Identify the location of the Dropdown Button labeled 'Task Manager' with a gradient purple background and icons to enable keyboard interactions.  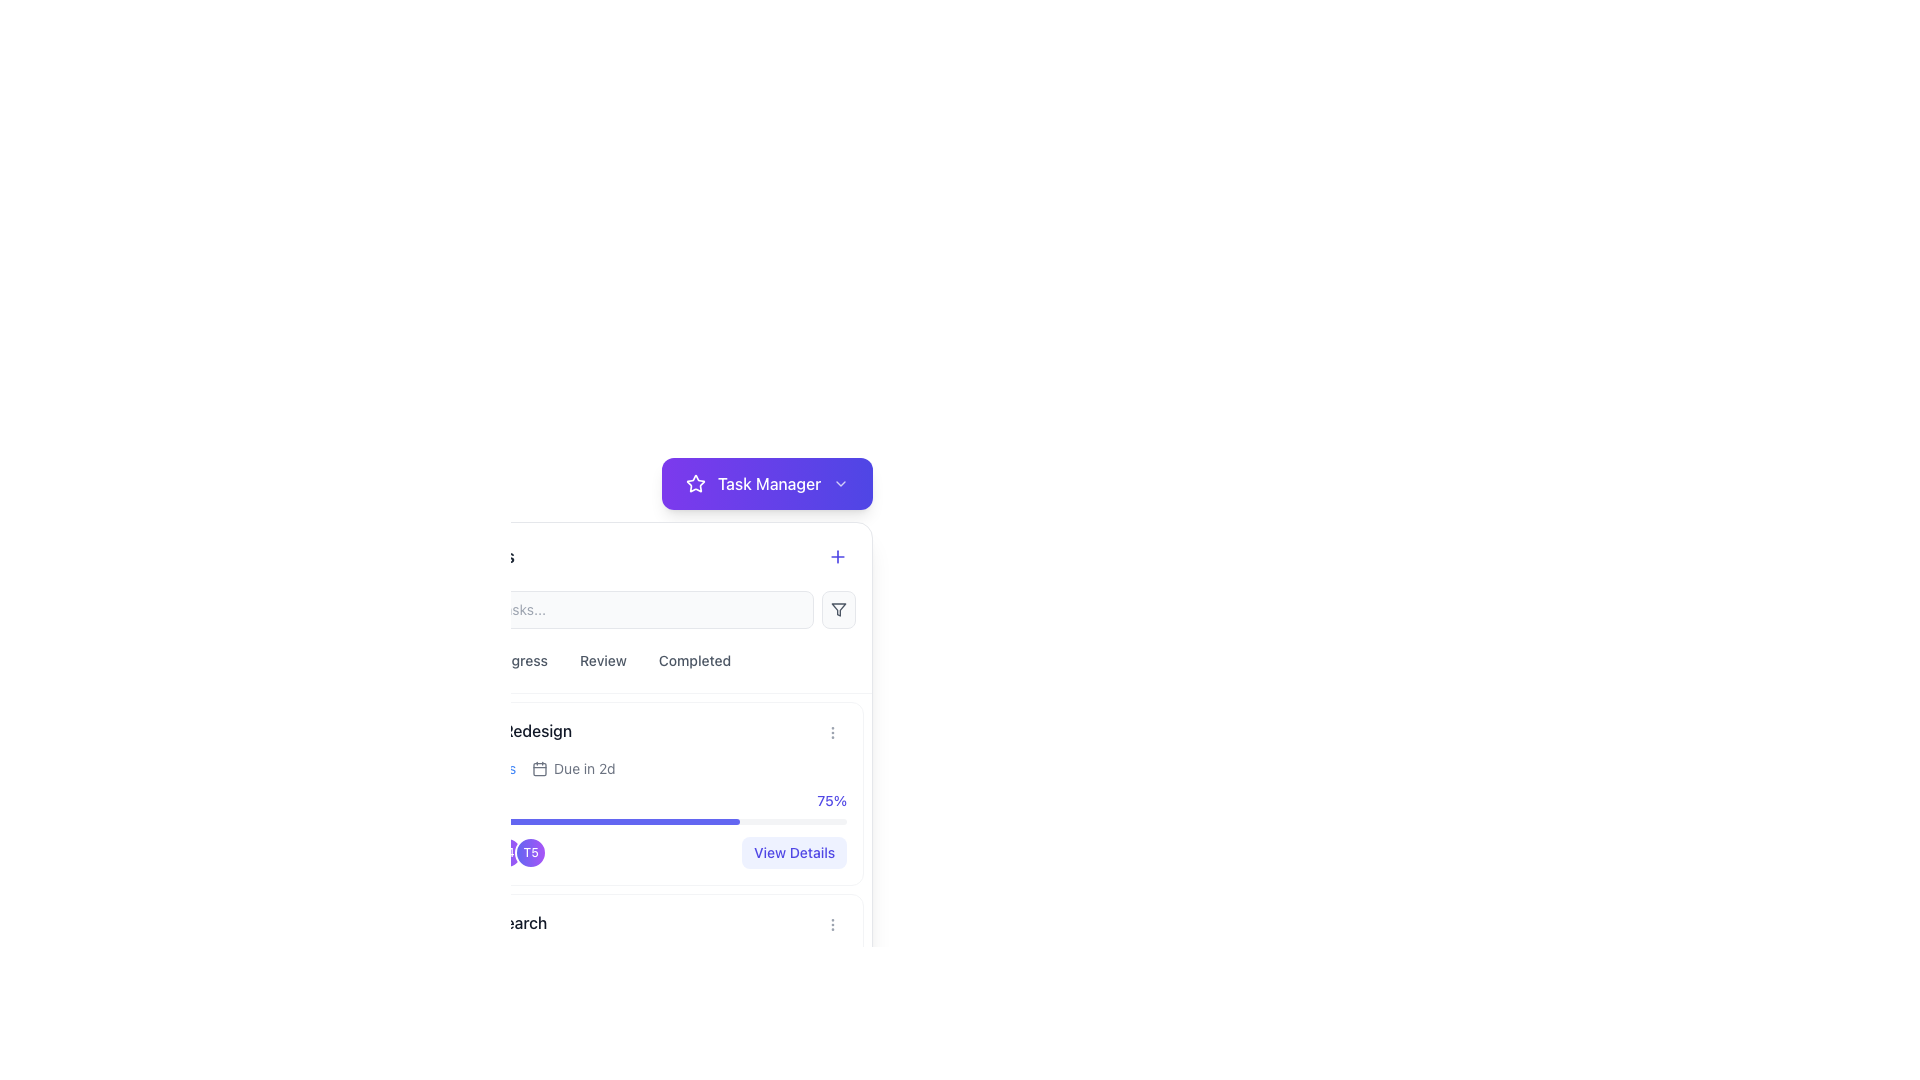
(766, 483).